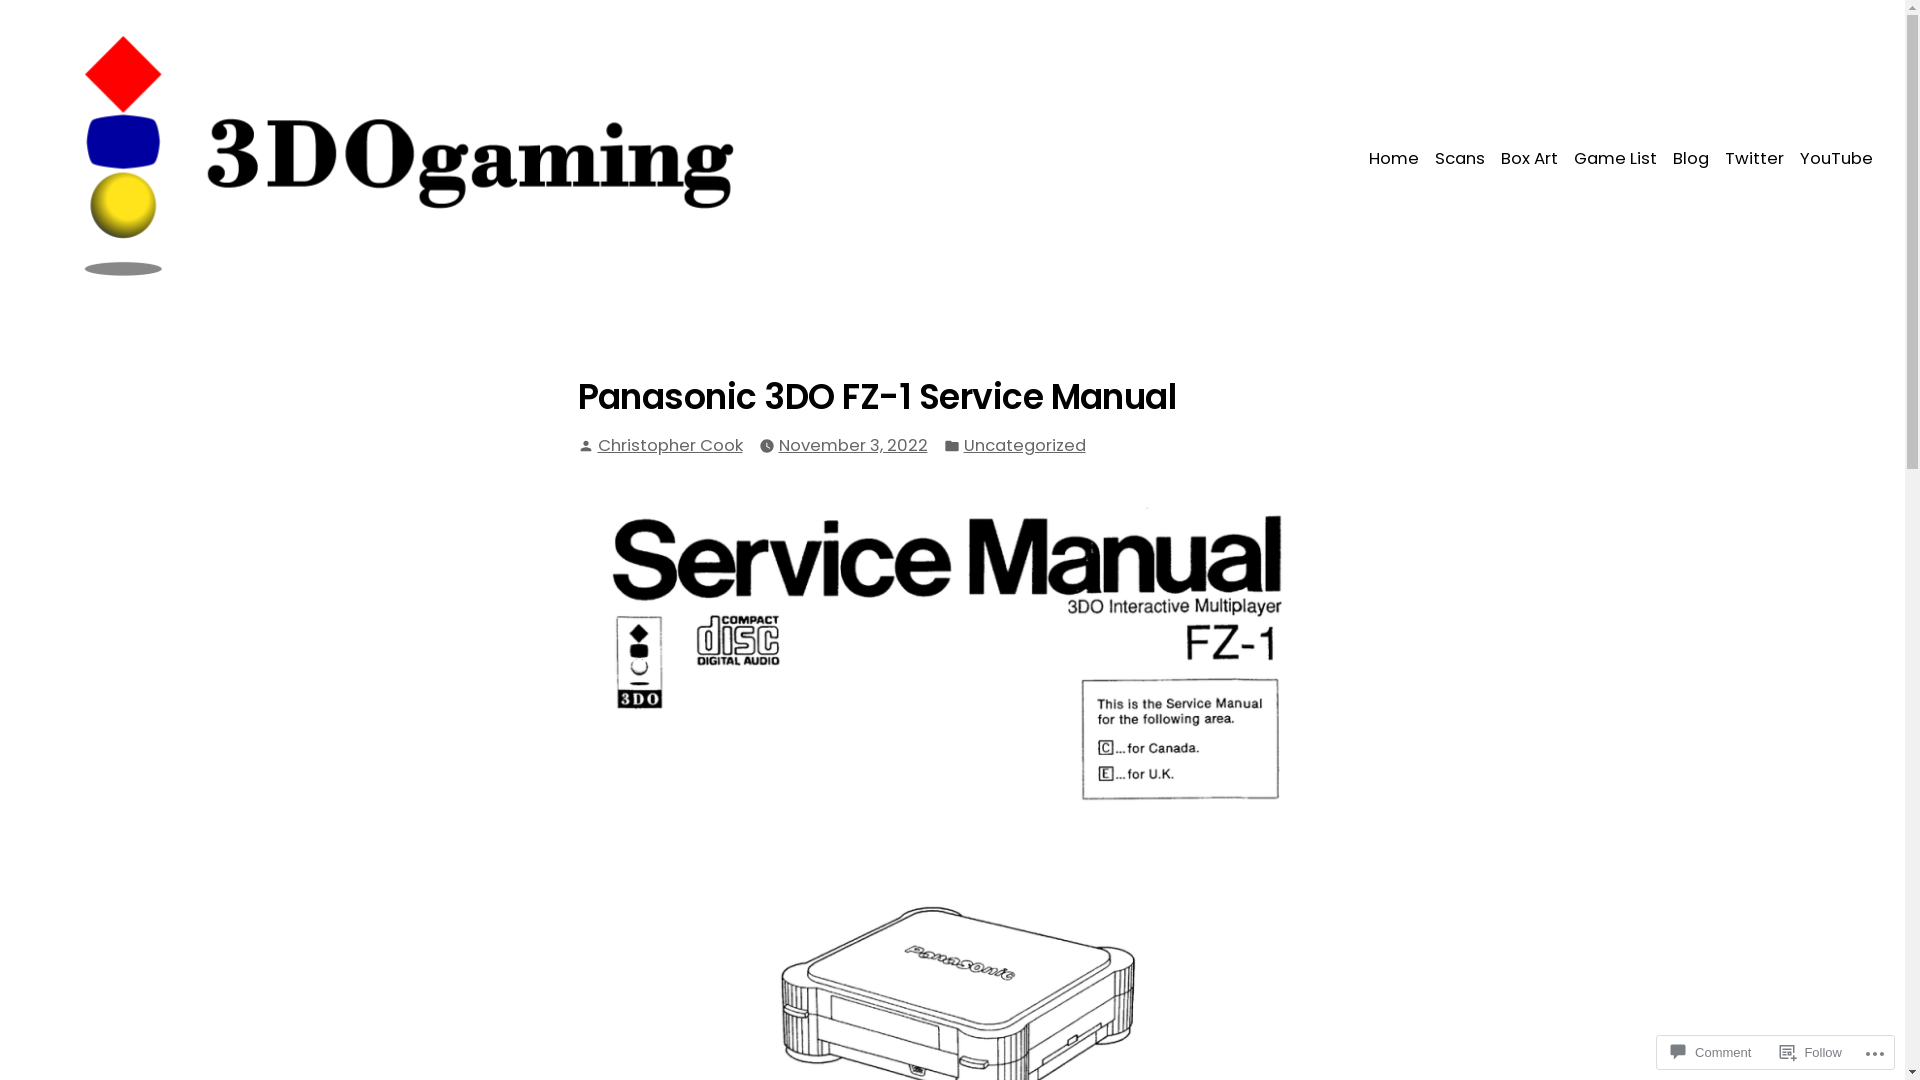 Image resolution: width=1920 pixels, height=1080 pixels. I want to click on 'Blog', so click(1665, 158).